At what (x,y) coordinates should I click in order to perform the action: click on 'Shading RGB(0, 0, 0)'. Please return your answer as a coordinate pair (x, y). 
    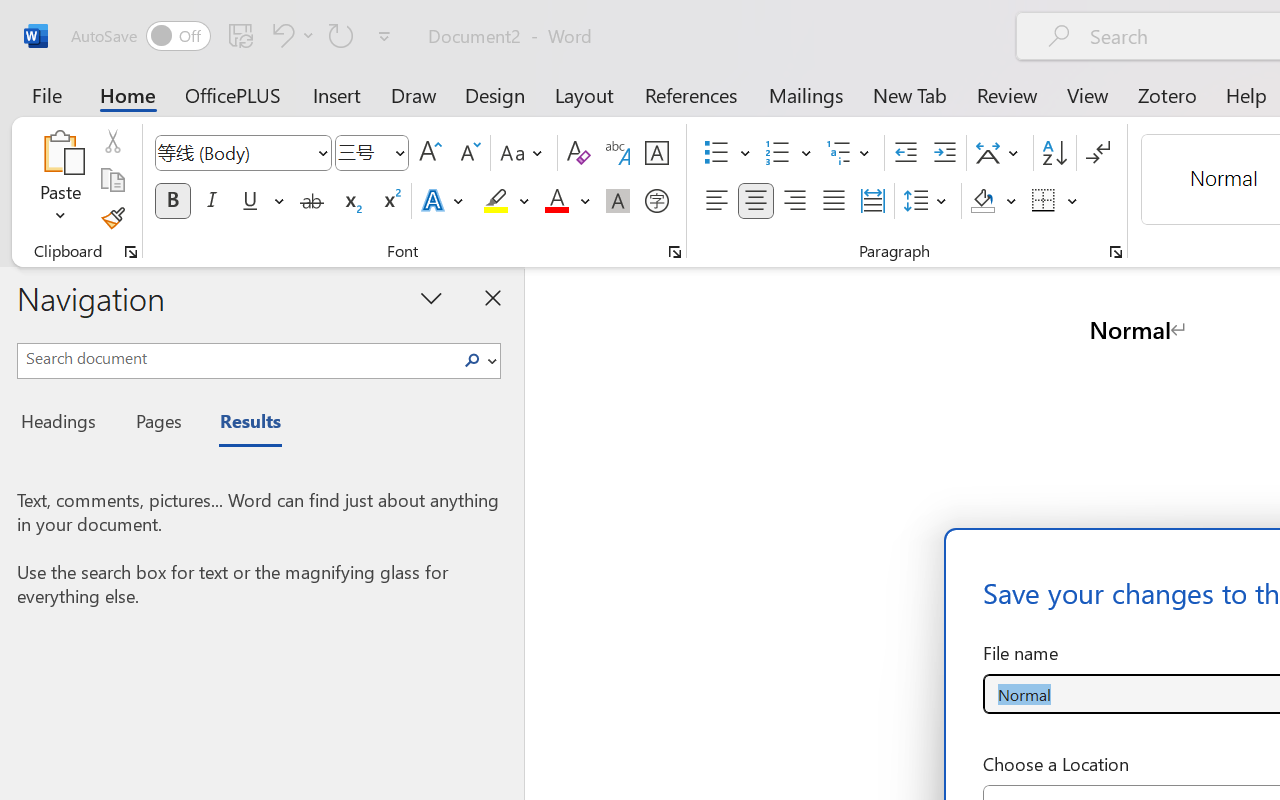
    Looking at the image, I should click on (983, 201).